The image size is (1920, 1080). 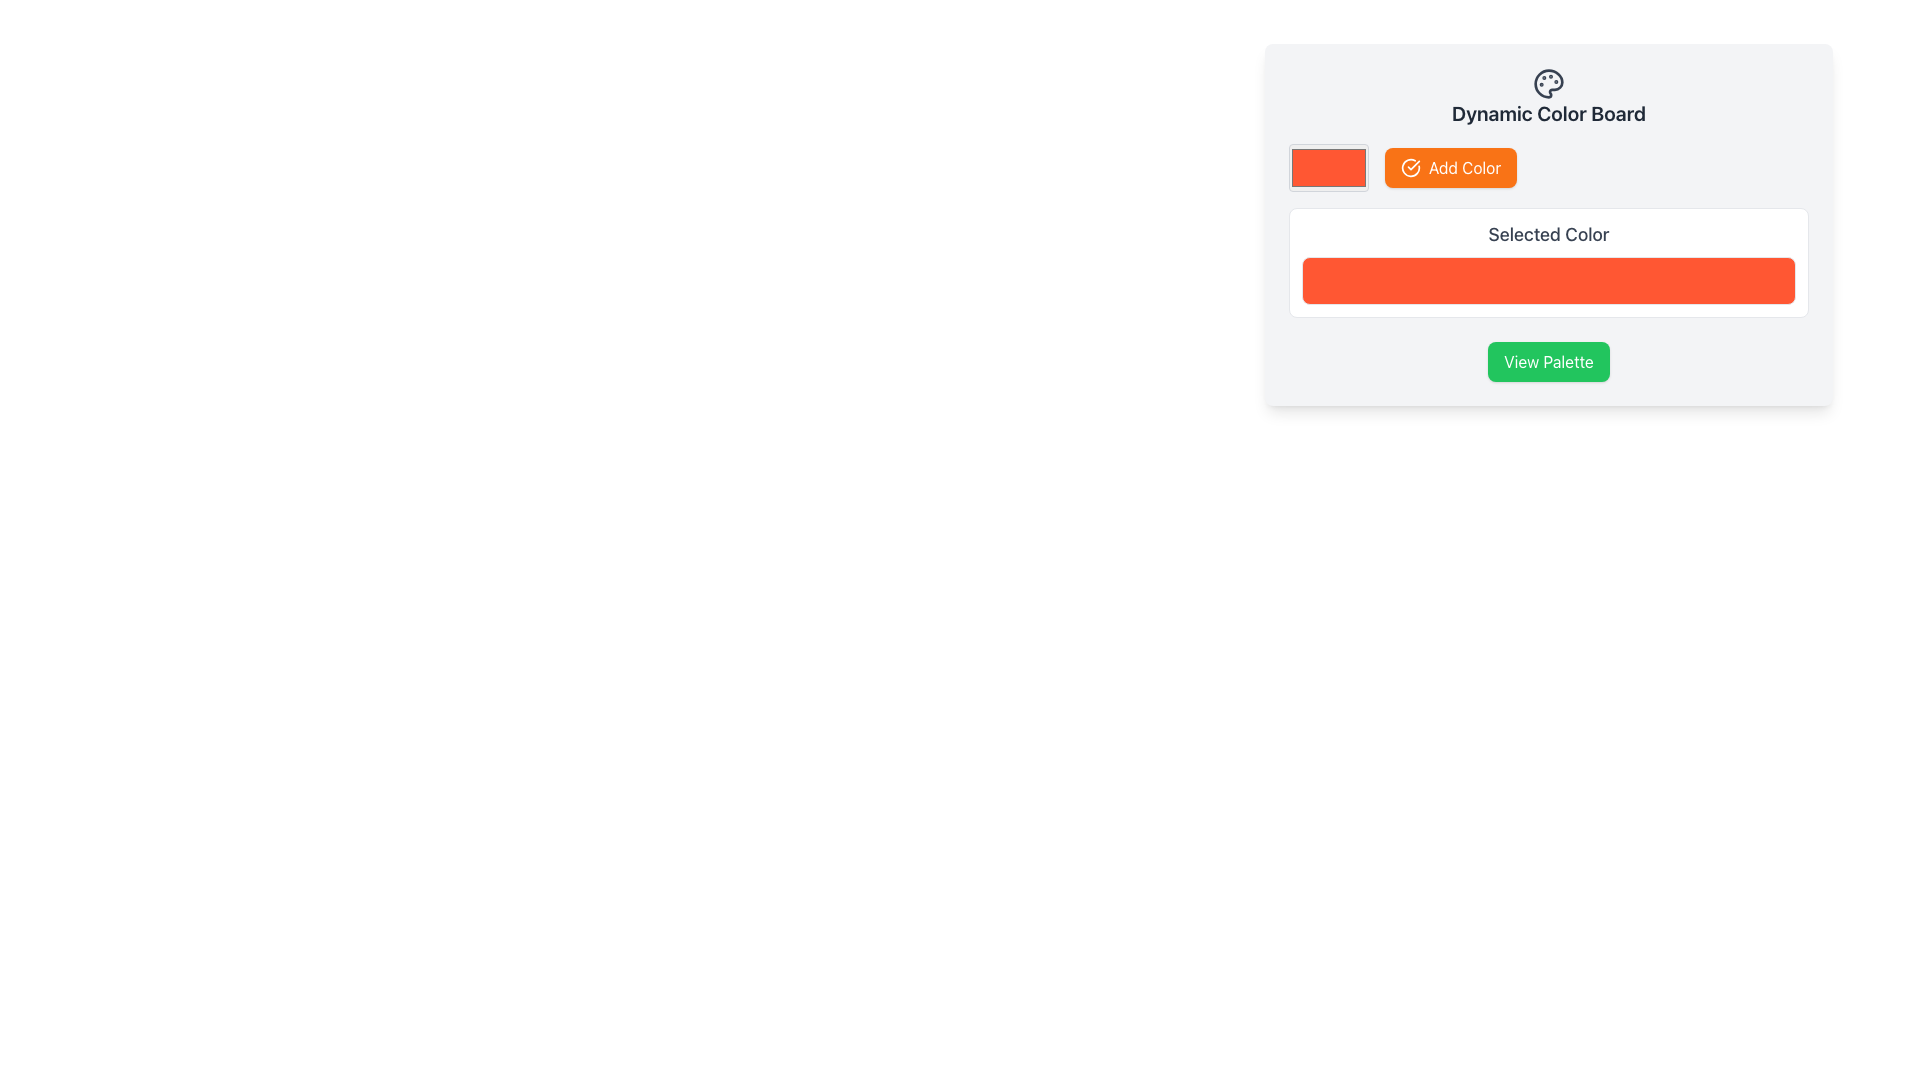 What do you see at coordinates (1548, 362) in the screenshot?
I see `the 'View Palette' button, which has a green background and white text, located below the 'Selected Color' section` at bounding box center [1548, 362].